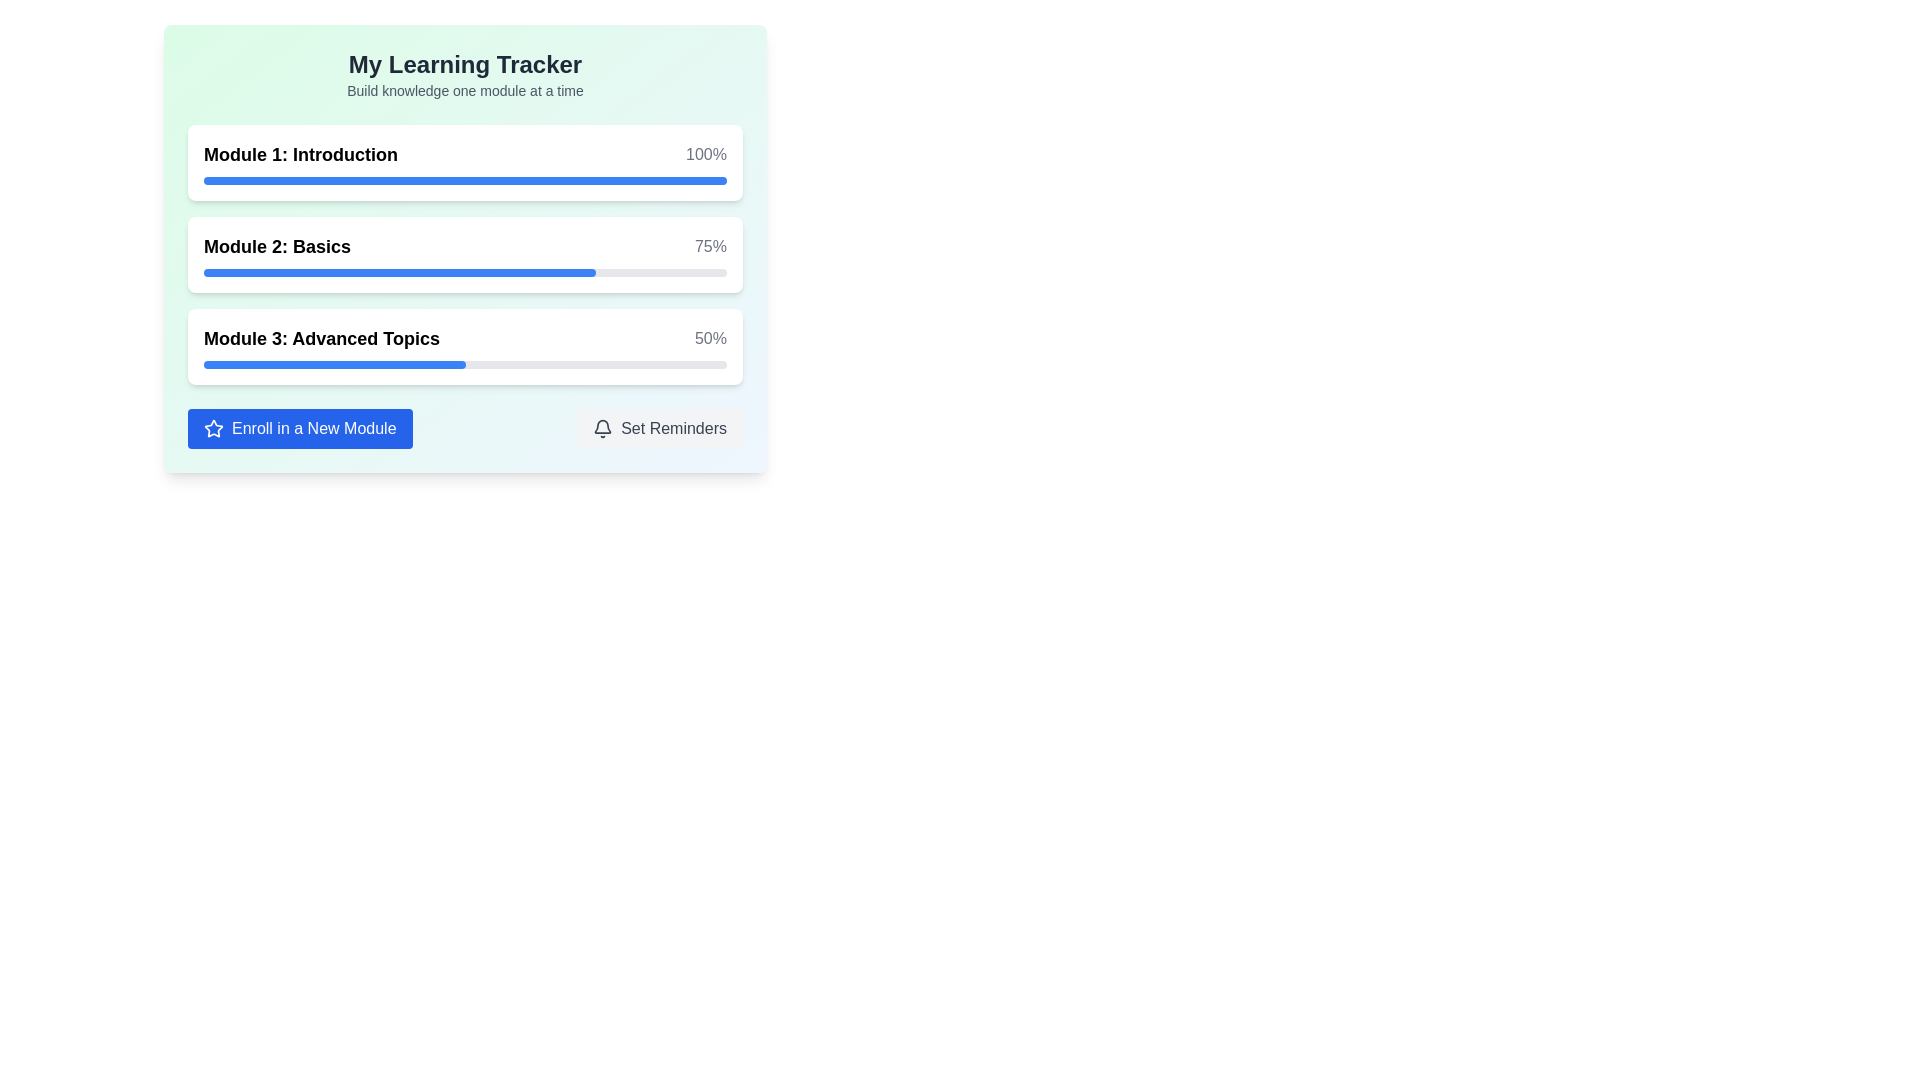  Describe the element at coordinates (214, 427) in the screenshot. I see `the star-shaped icon with a blue outline and white fill, located in the bottom-left region of the card next to the 'Enroll in a New Module' button` at that location.